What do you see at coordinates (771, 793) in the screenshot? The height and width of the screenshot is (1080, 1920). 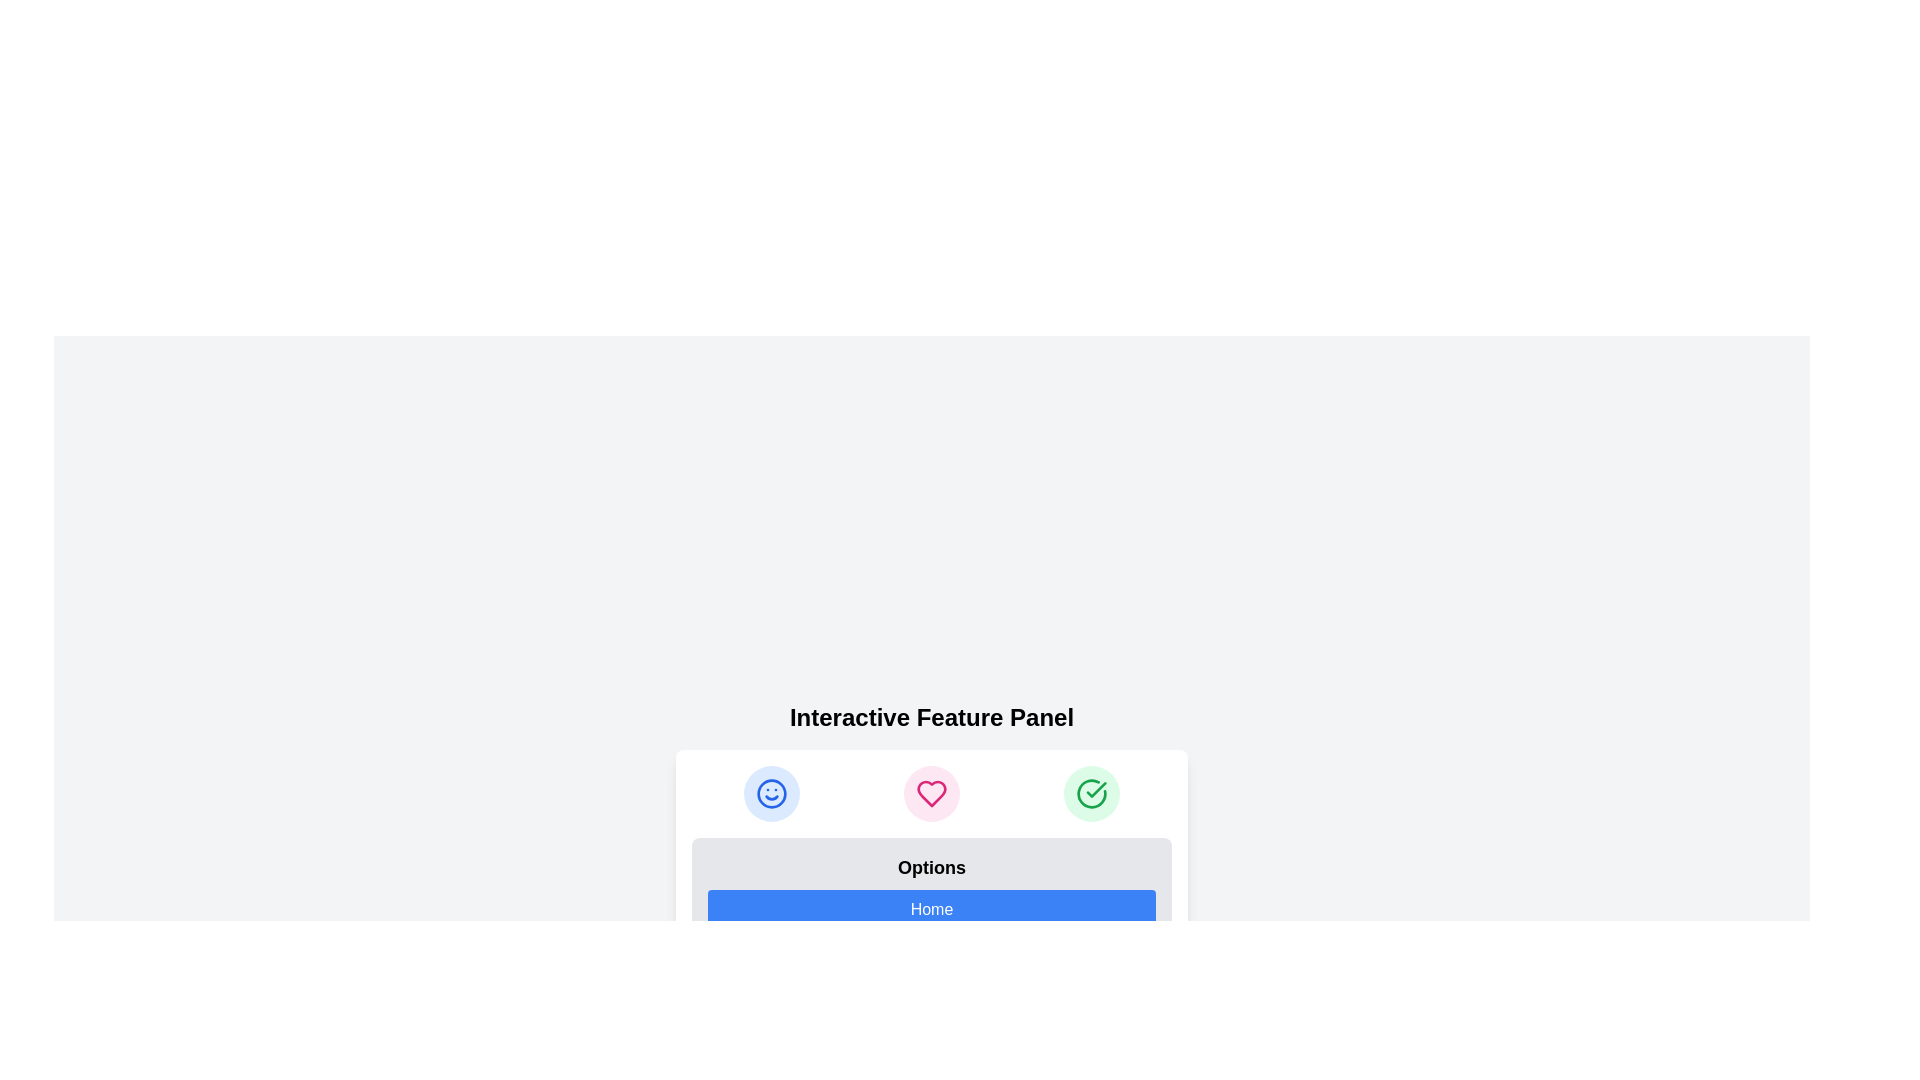 I see `the circular button with a light blue background and a smiling face icon` at bounding box center [771, 793].